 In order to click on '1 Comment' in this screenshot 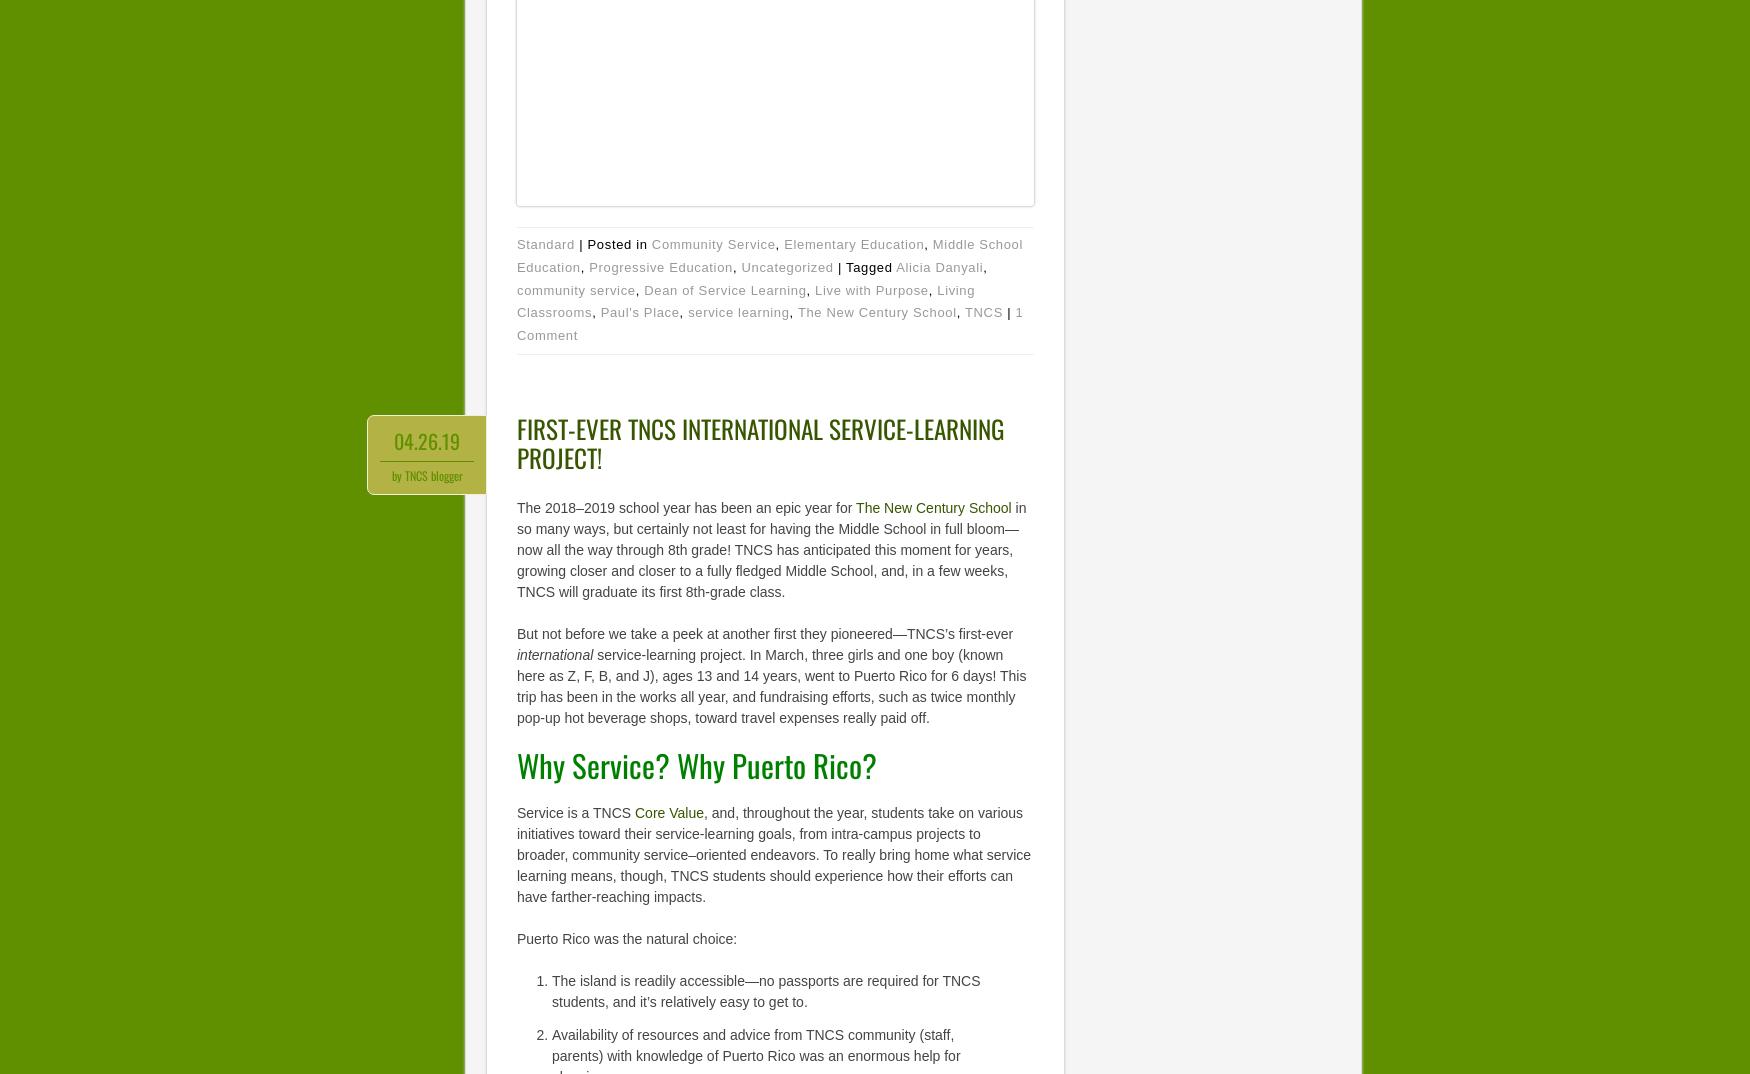, I will do `click(769, 323)`.